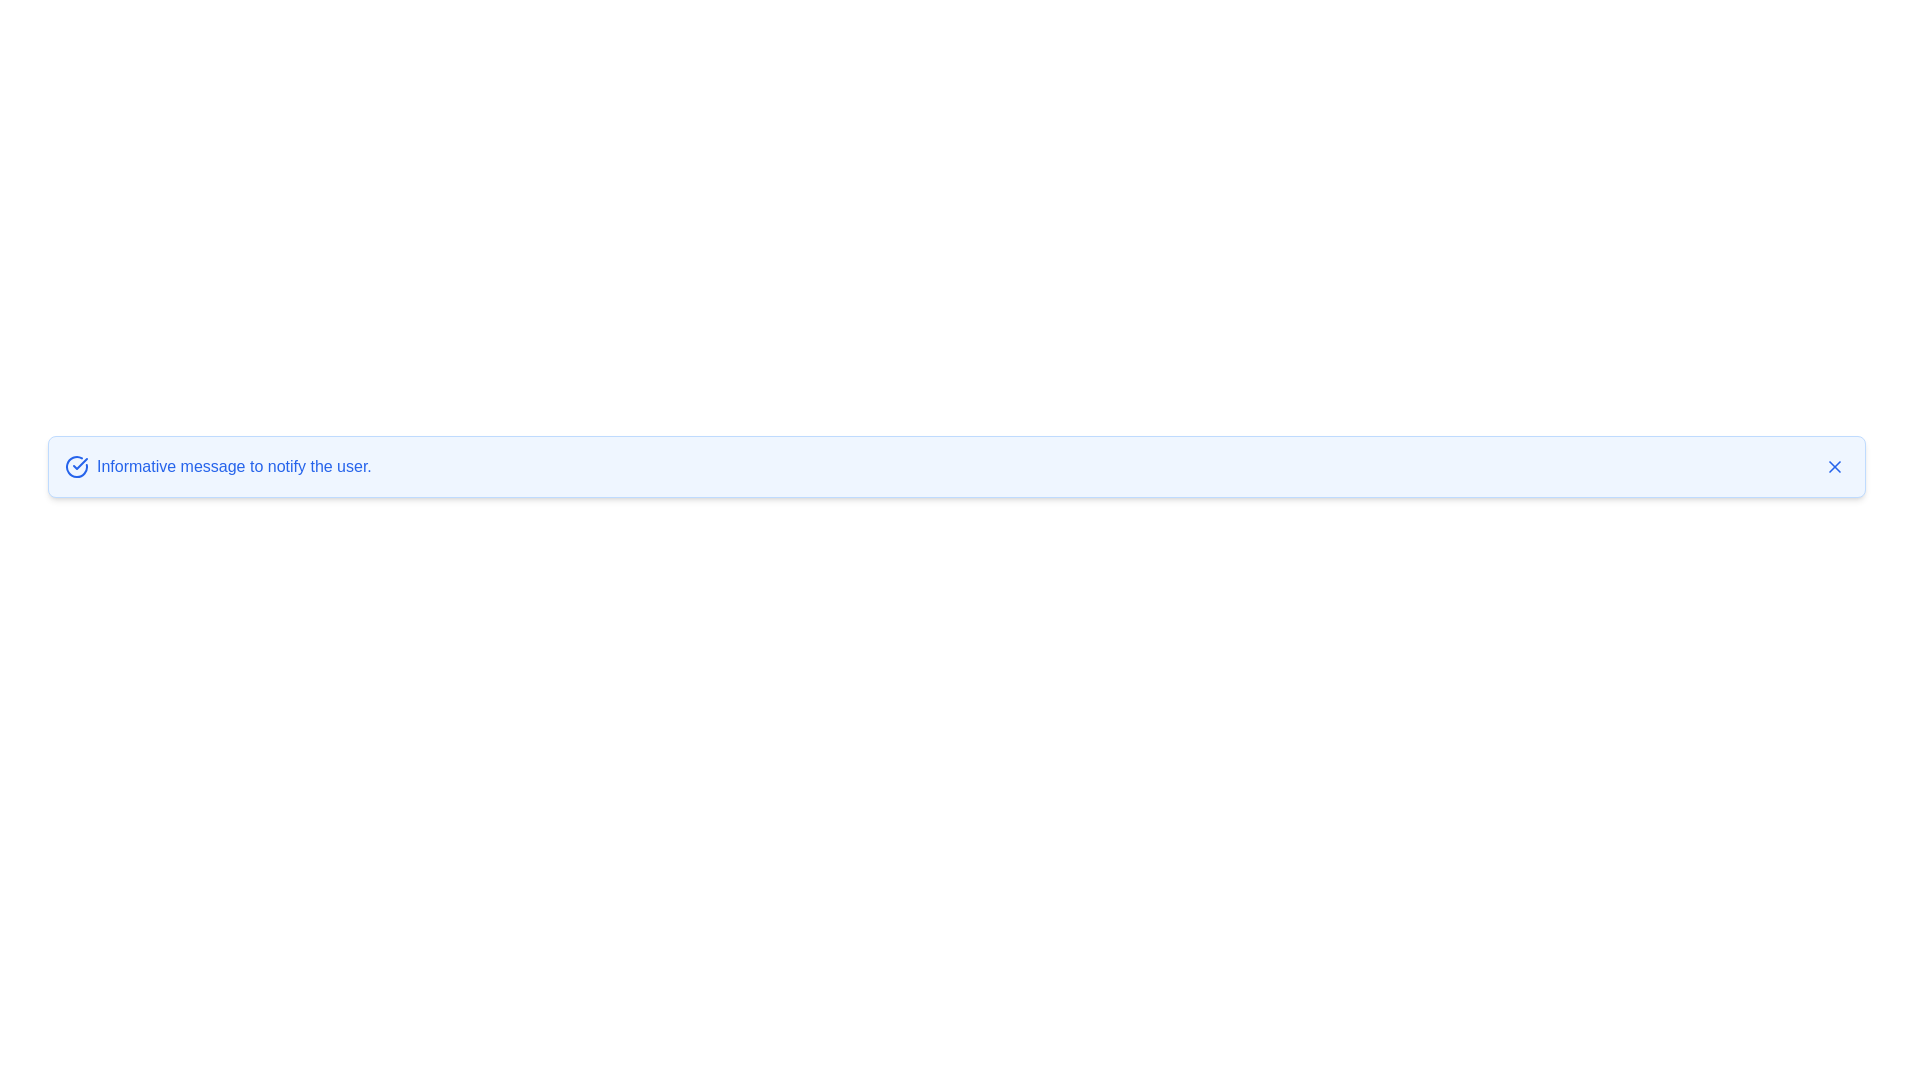 This screenshot has width=1920, height=1080. I want to click on the blue-stroked circular icon button resembling an 'X', so click(1834, 466).